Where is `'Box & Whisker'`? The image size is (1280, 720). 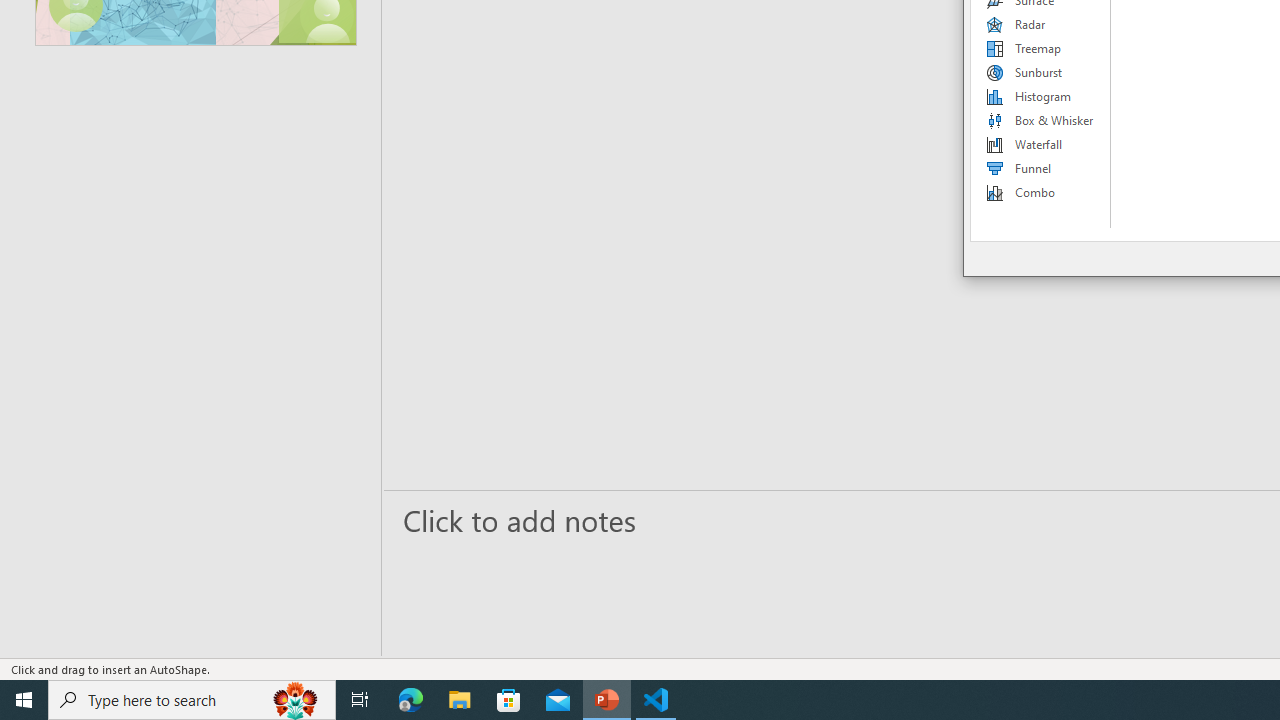 'Box & Whisker' is located at coordinates (1040, 120).